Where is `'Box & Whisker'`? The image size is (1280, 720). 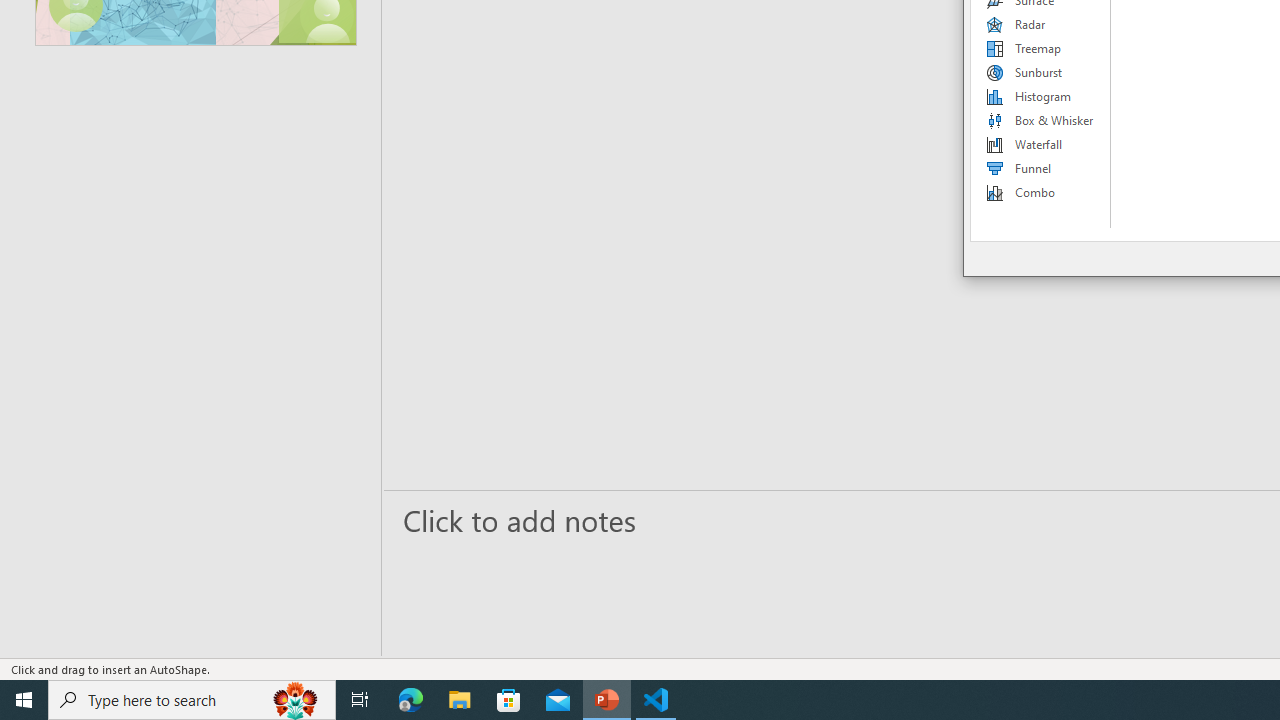 'Box & Whisker' is located at coordinates (1040, 120).